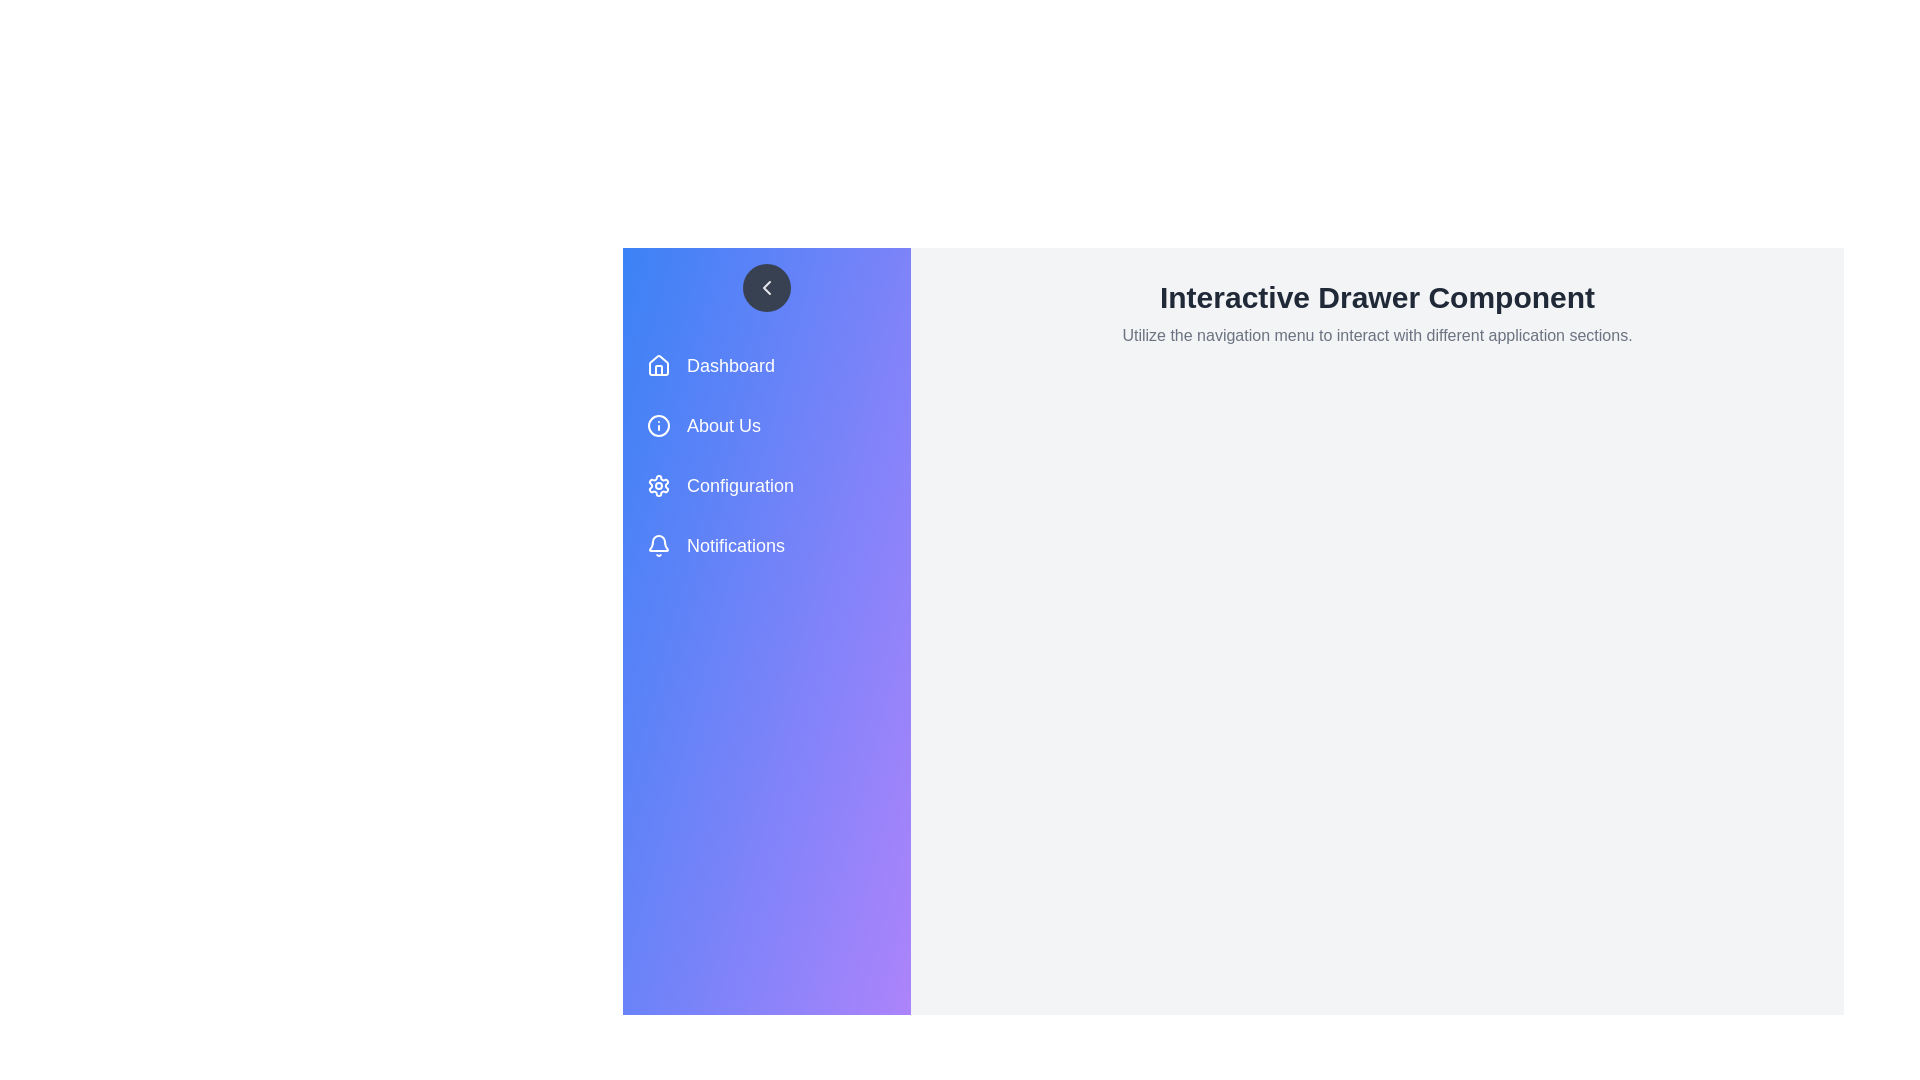  I want to click on the 'About Us' Text Label located in the sidebar menu, which is positioned directly to the right of the information icon, as the second item in the vertical list following 'Dashboard', so click(723, 424).